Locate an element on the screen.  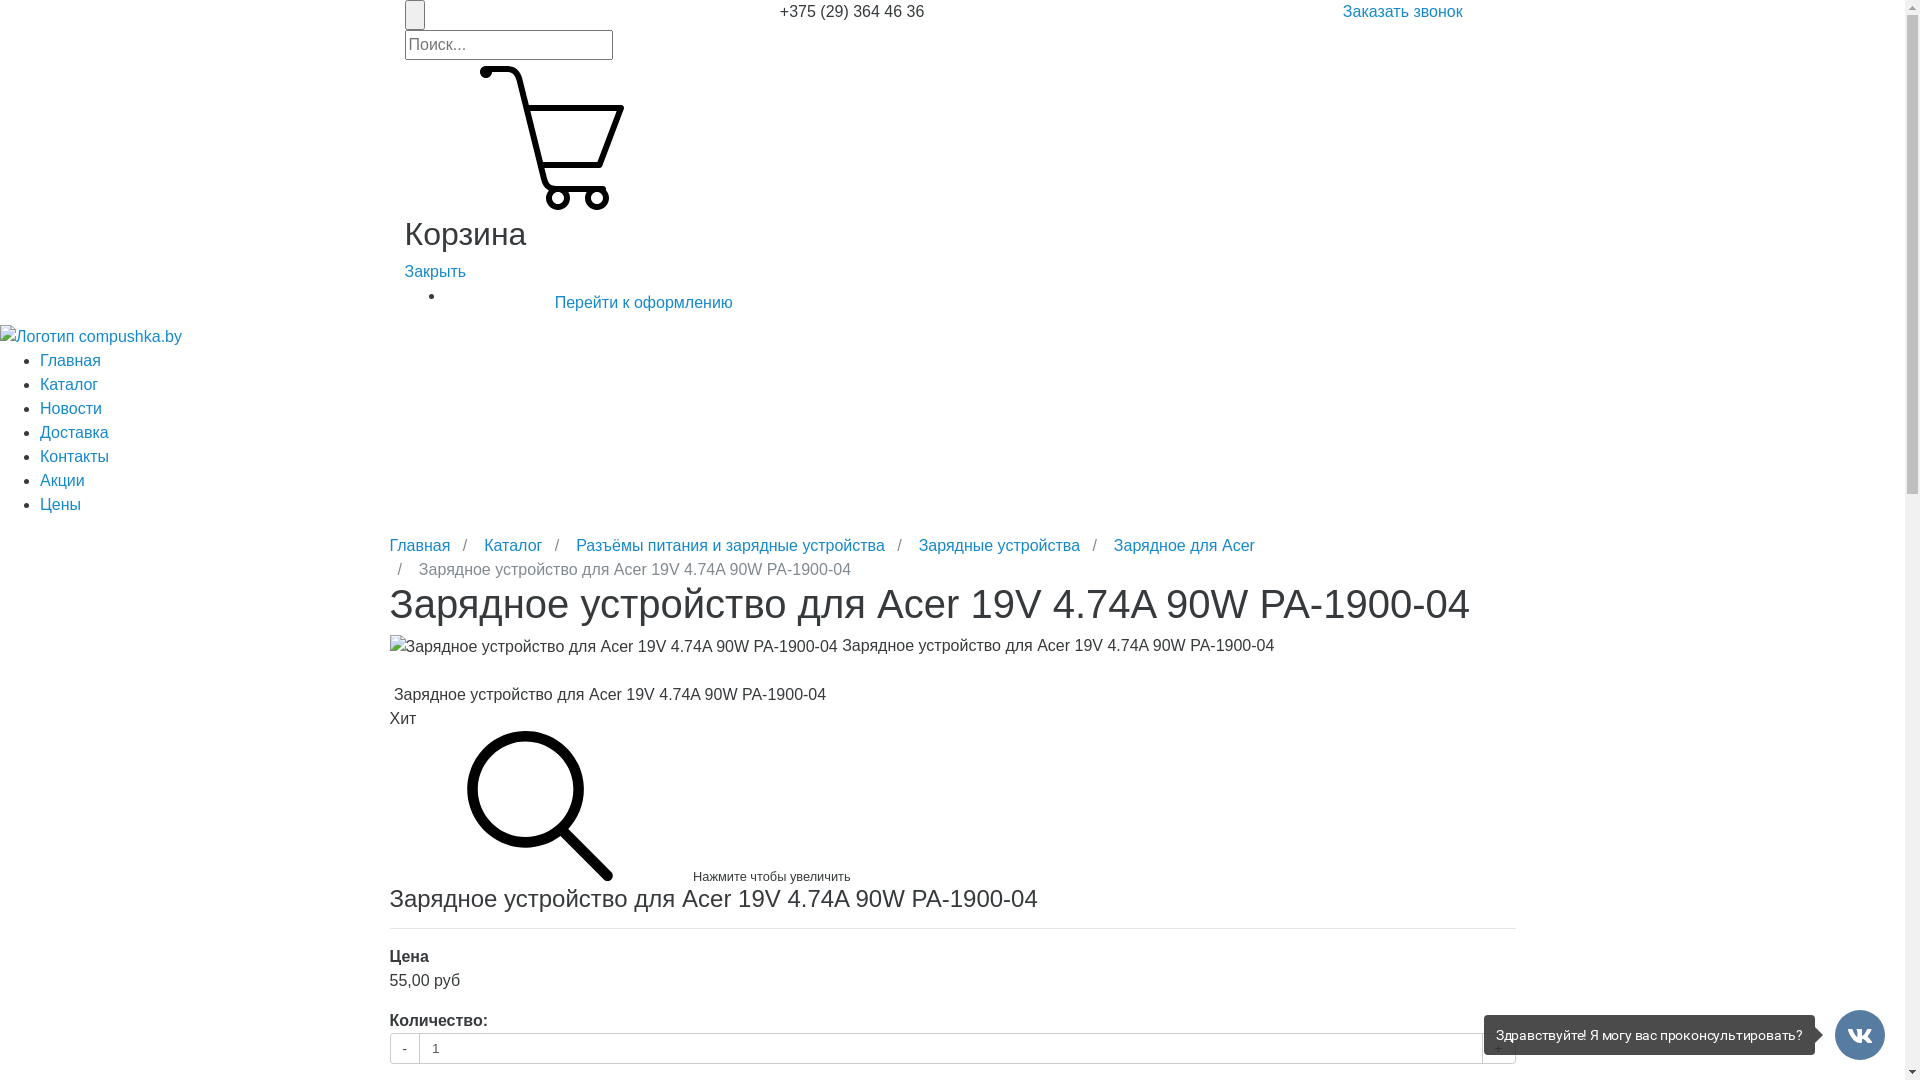
'-' is located at coordinates (404, 1047).